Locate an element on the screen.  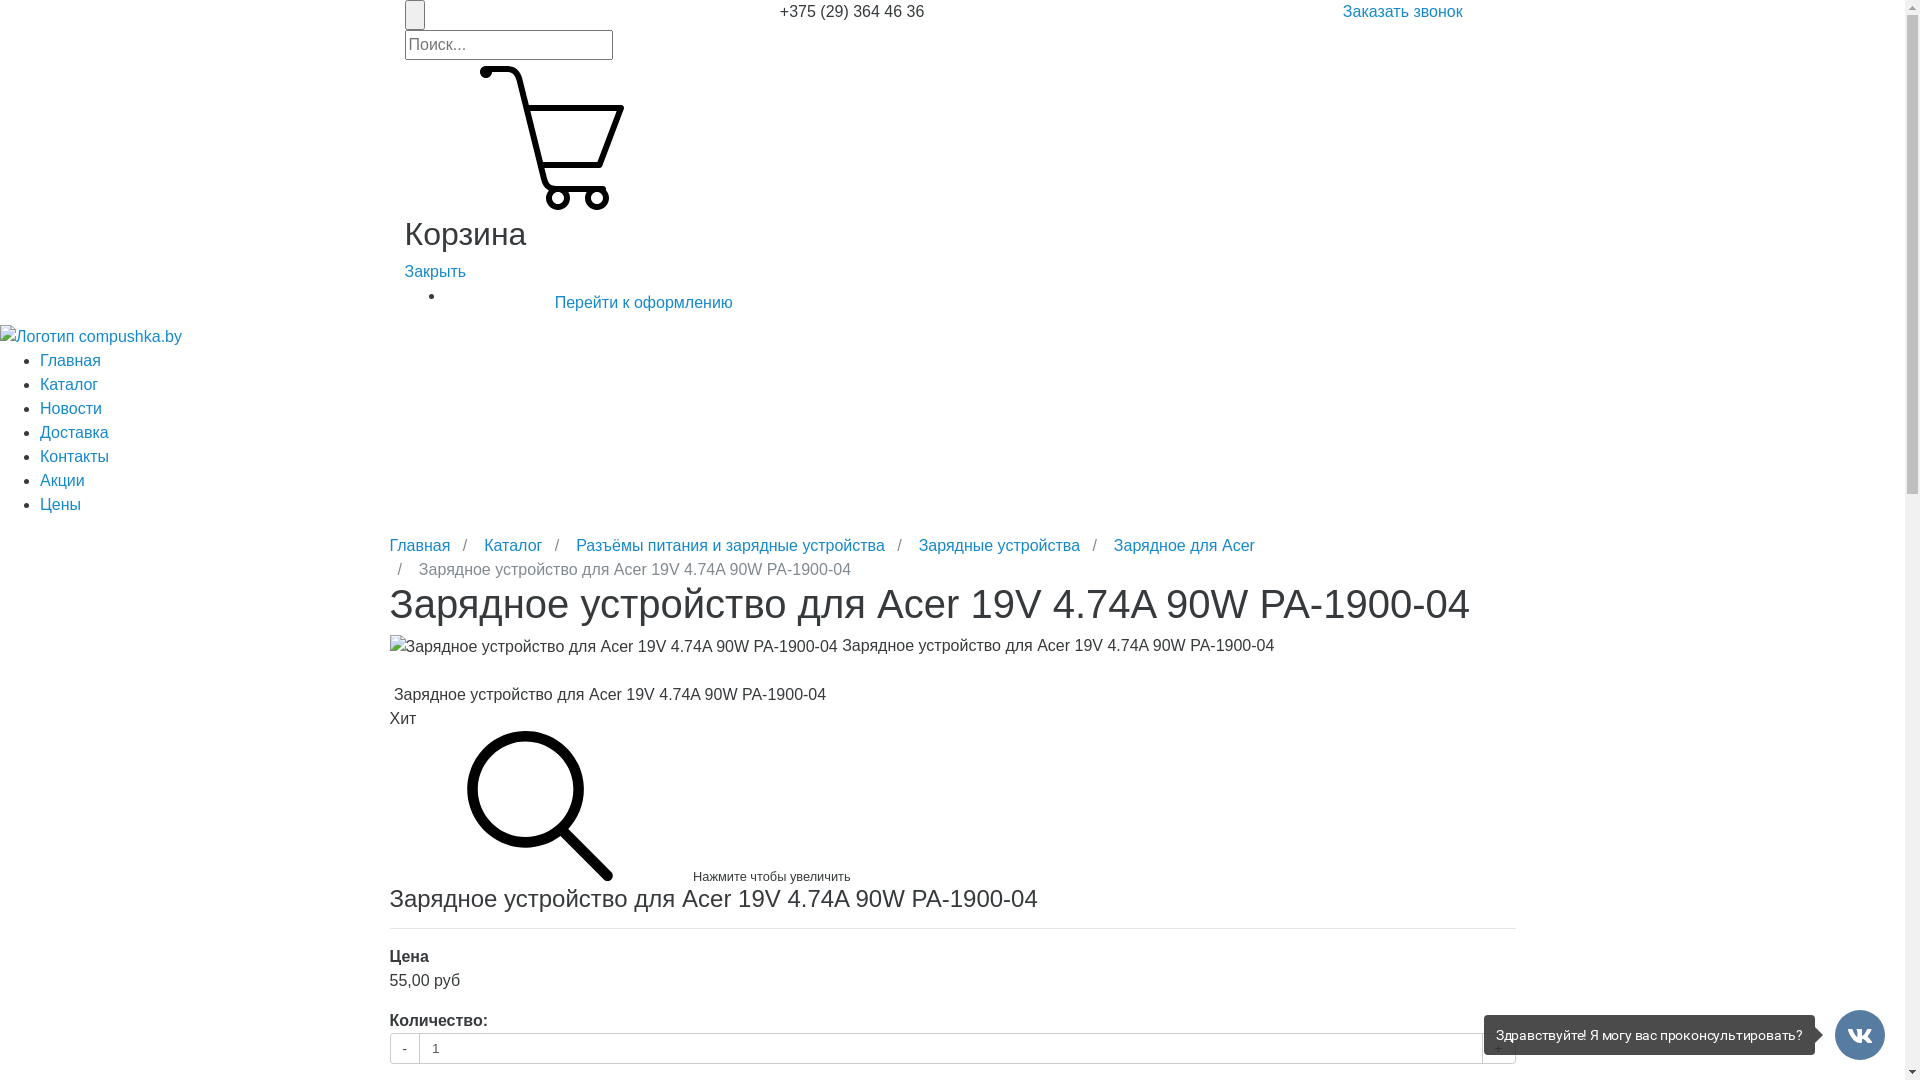
'-' is located at coordinates (404, 1047).